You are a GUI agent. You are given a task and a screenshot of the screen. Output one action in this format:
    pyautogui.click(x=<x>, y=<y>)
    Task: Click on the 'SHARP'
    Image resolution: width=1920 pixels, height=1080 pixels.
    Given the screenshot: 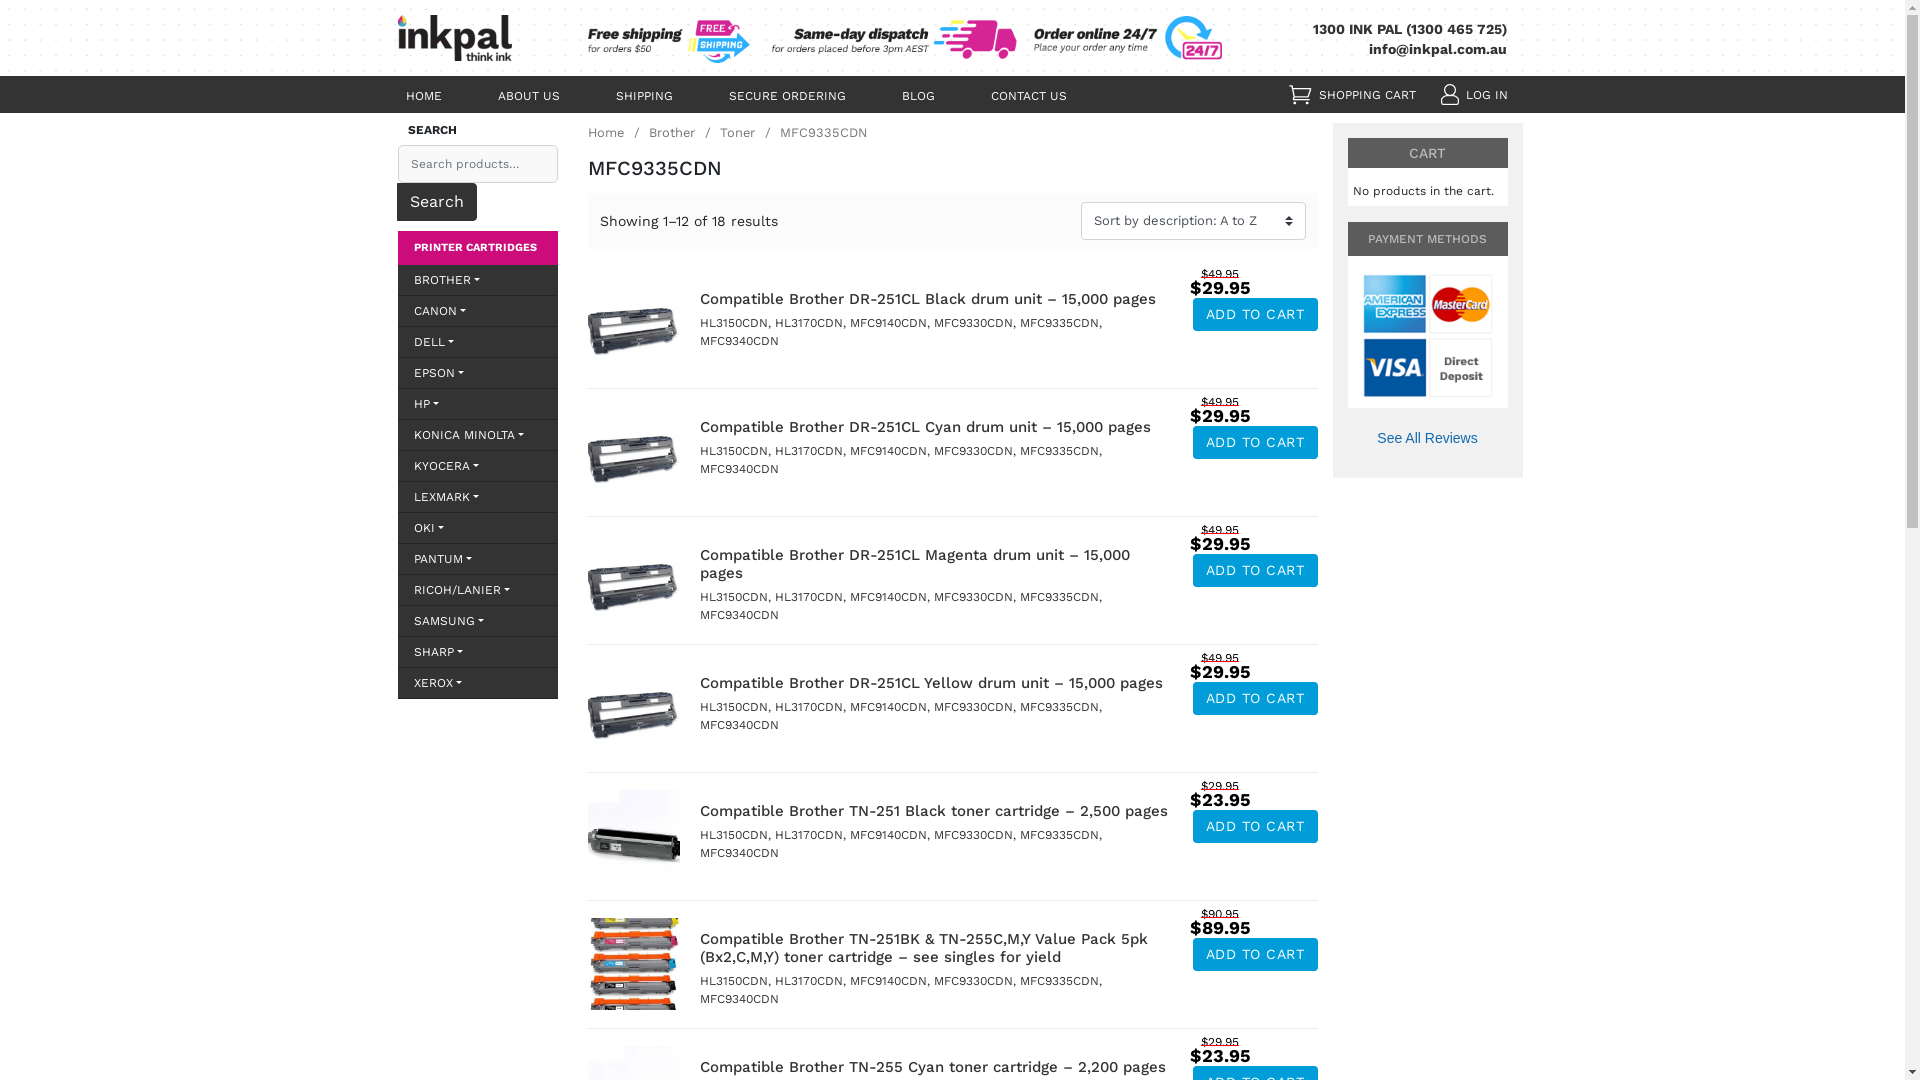 What is the action you would take?
    pyautogui.click(x=477, y=651)
    